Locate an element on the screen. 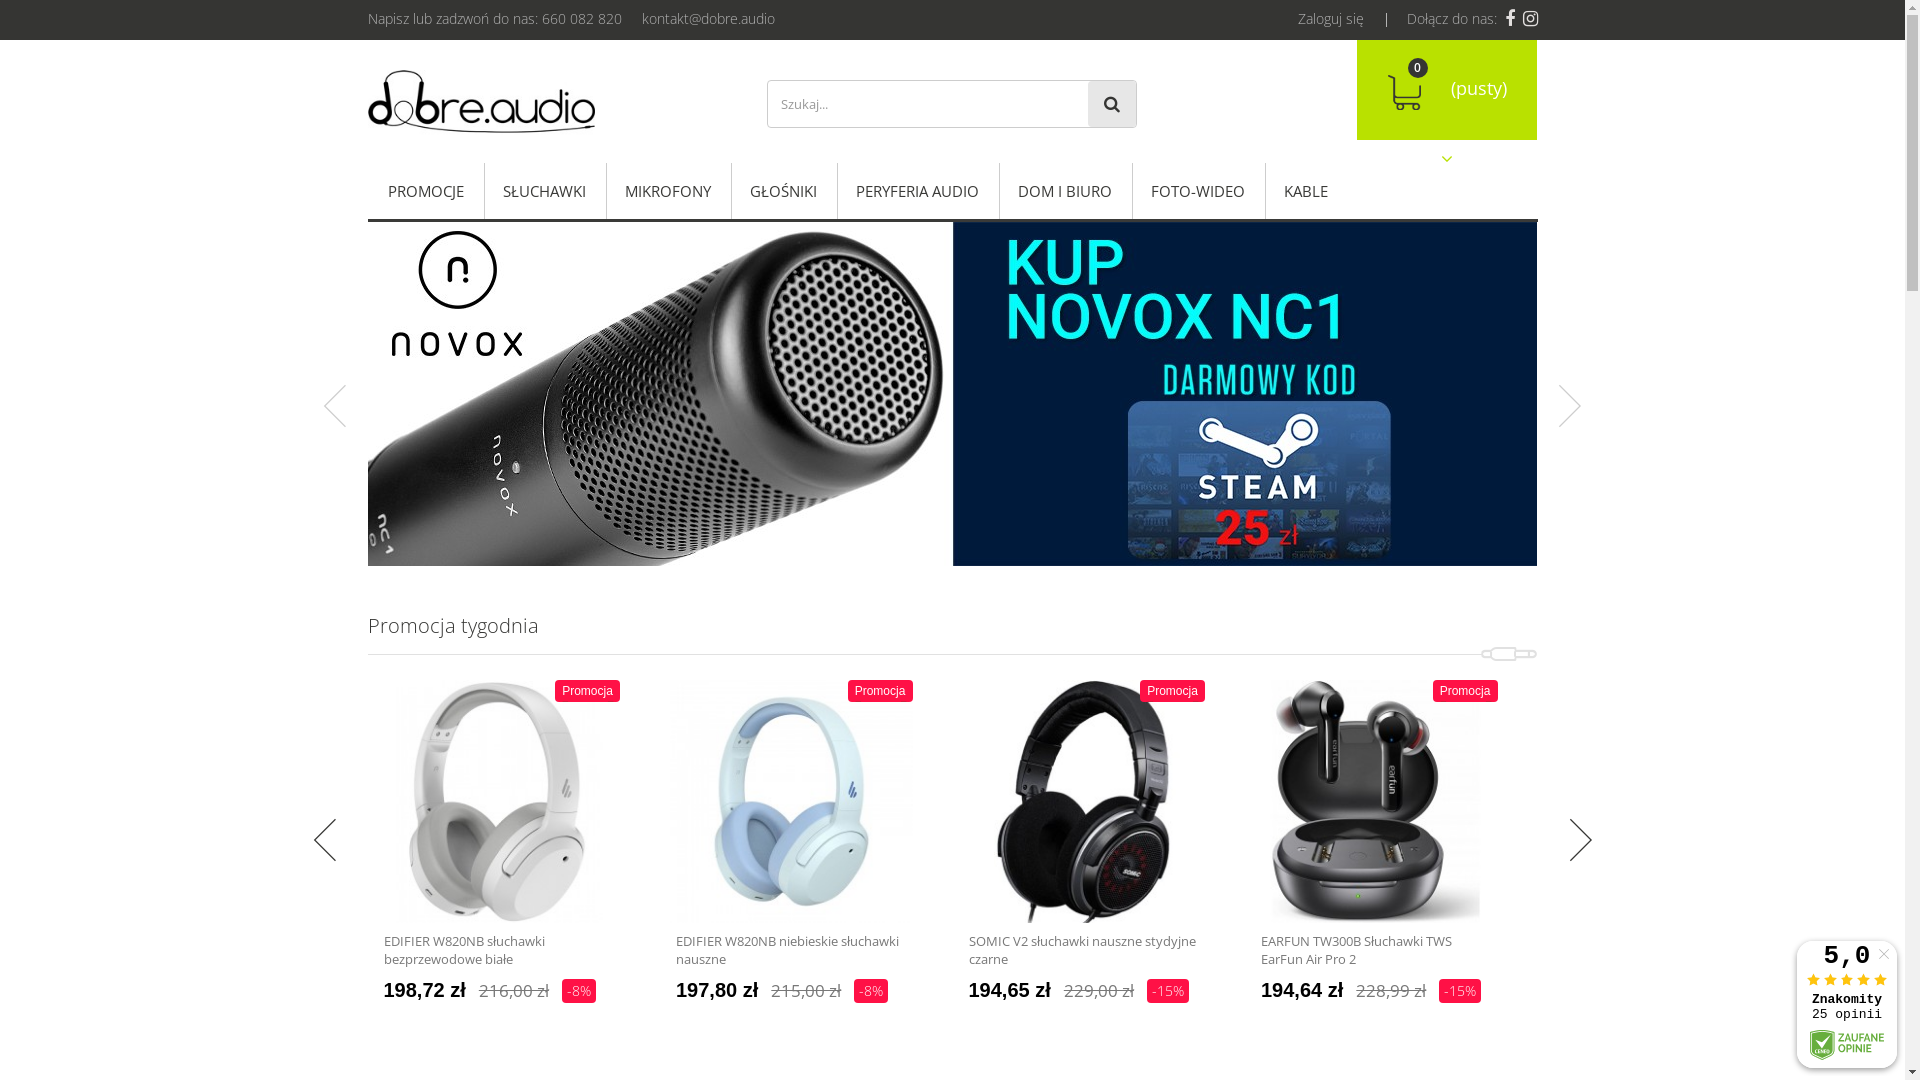 The height and width of the screenshot is (1080, 1920). 'Dobre Audio Instagram' is located at coordinates (1517, 20).